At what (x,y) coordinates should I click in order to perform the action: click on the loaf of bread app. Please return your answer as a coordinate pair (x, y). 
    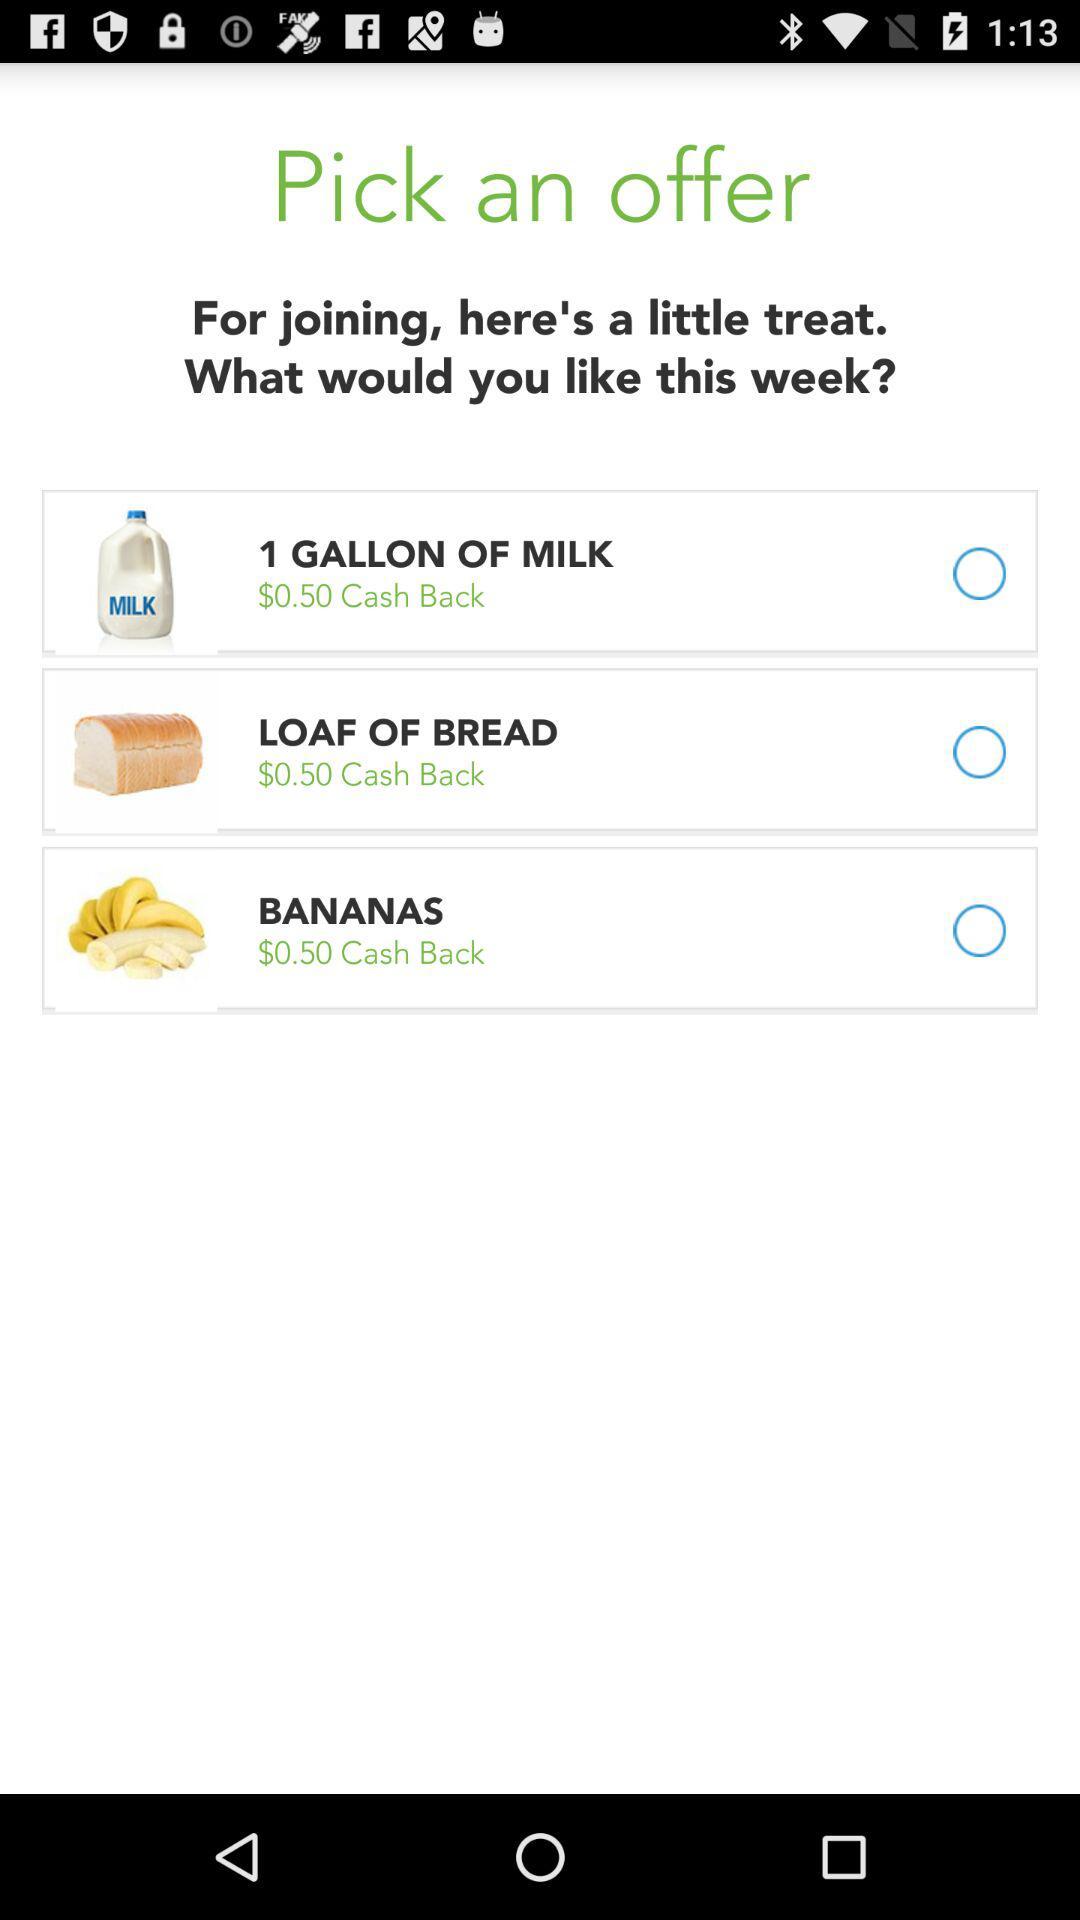
    Looking at the image, I should click on (407, 731).